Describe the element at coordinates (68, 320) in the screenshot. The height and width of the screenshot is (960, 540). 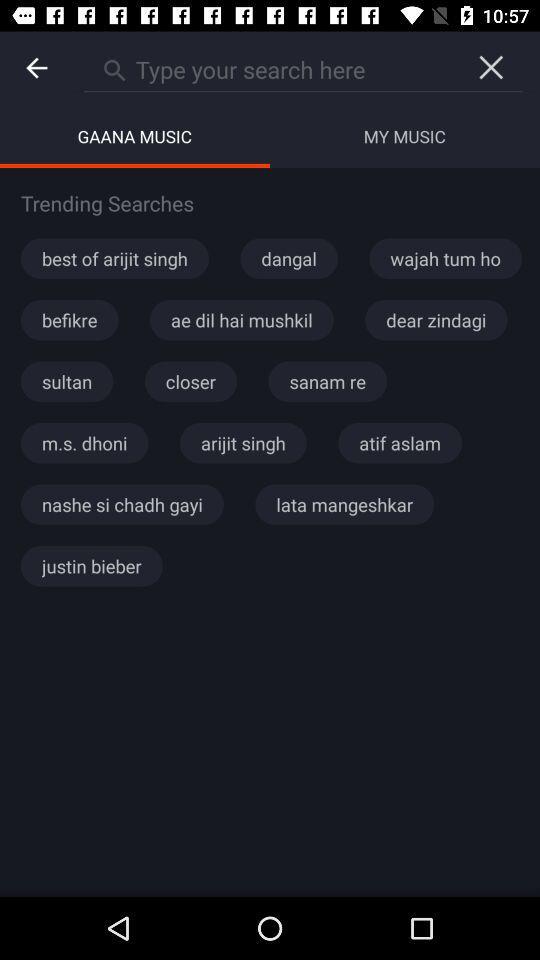
I see `befikre app` at that location.